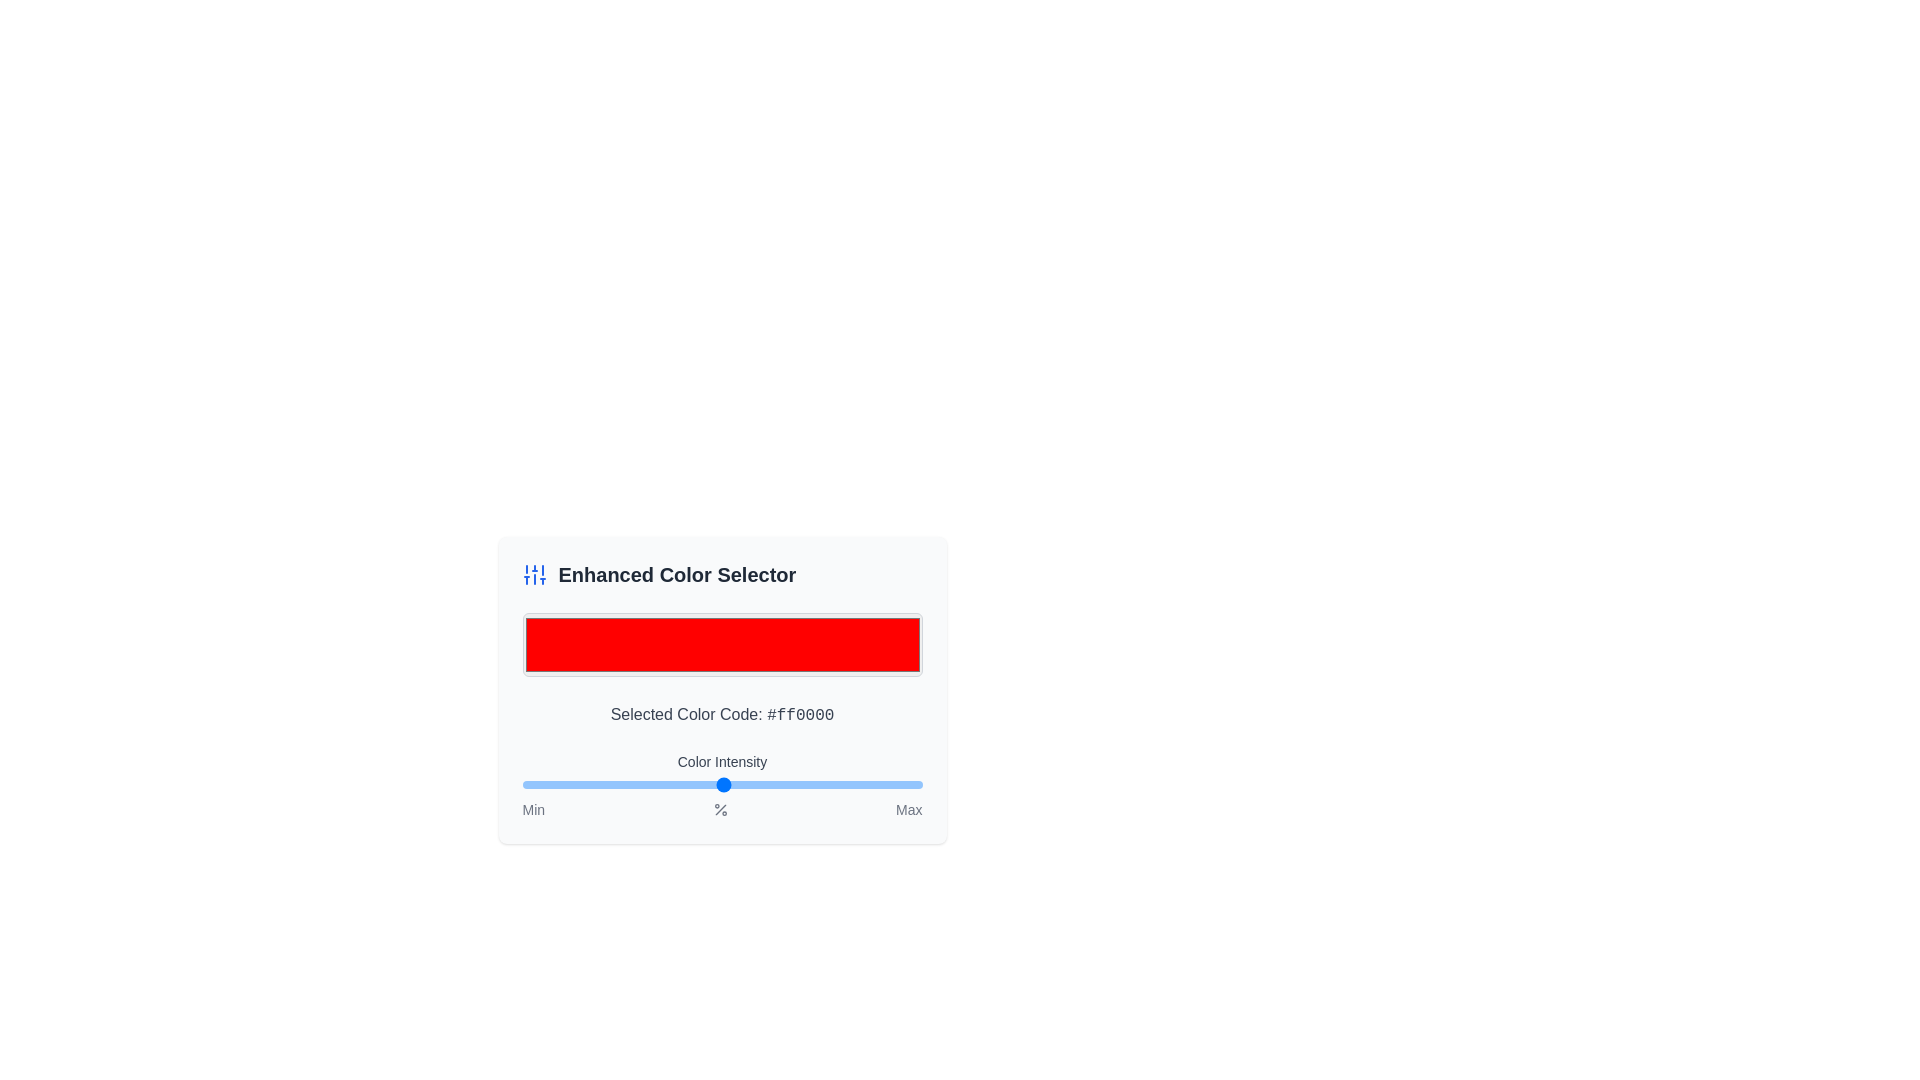  Describe the element at coordinates (731, 784) in the screenshot. I see `the slider value` at that location.